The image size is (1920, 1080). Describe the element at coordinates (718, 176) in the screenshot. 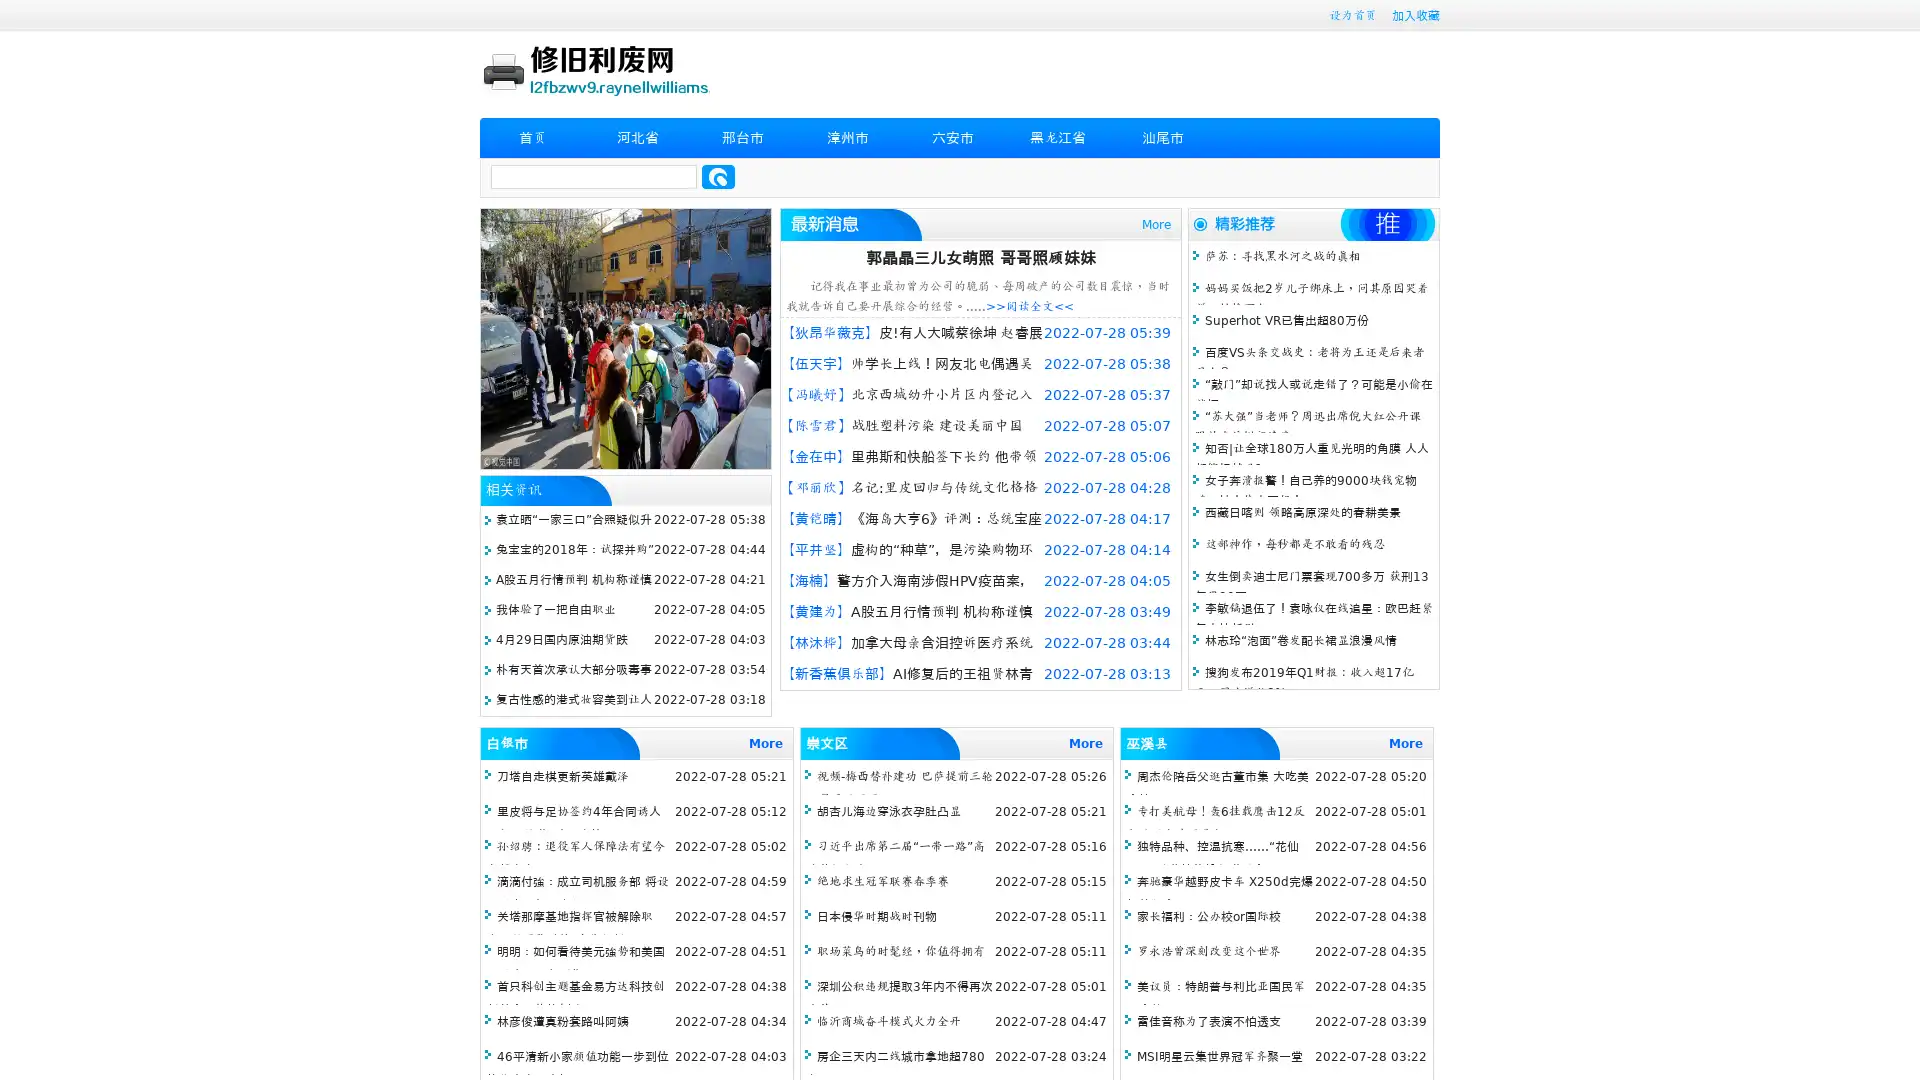

I see `Search` at that location.